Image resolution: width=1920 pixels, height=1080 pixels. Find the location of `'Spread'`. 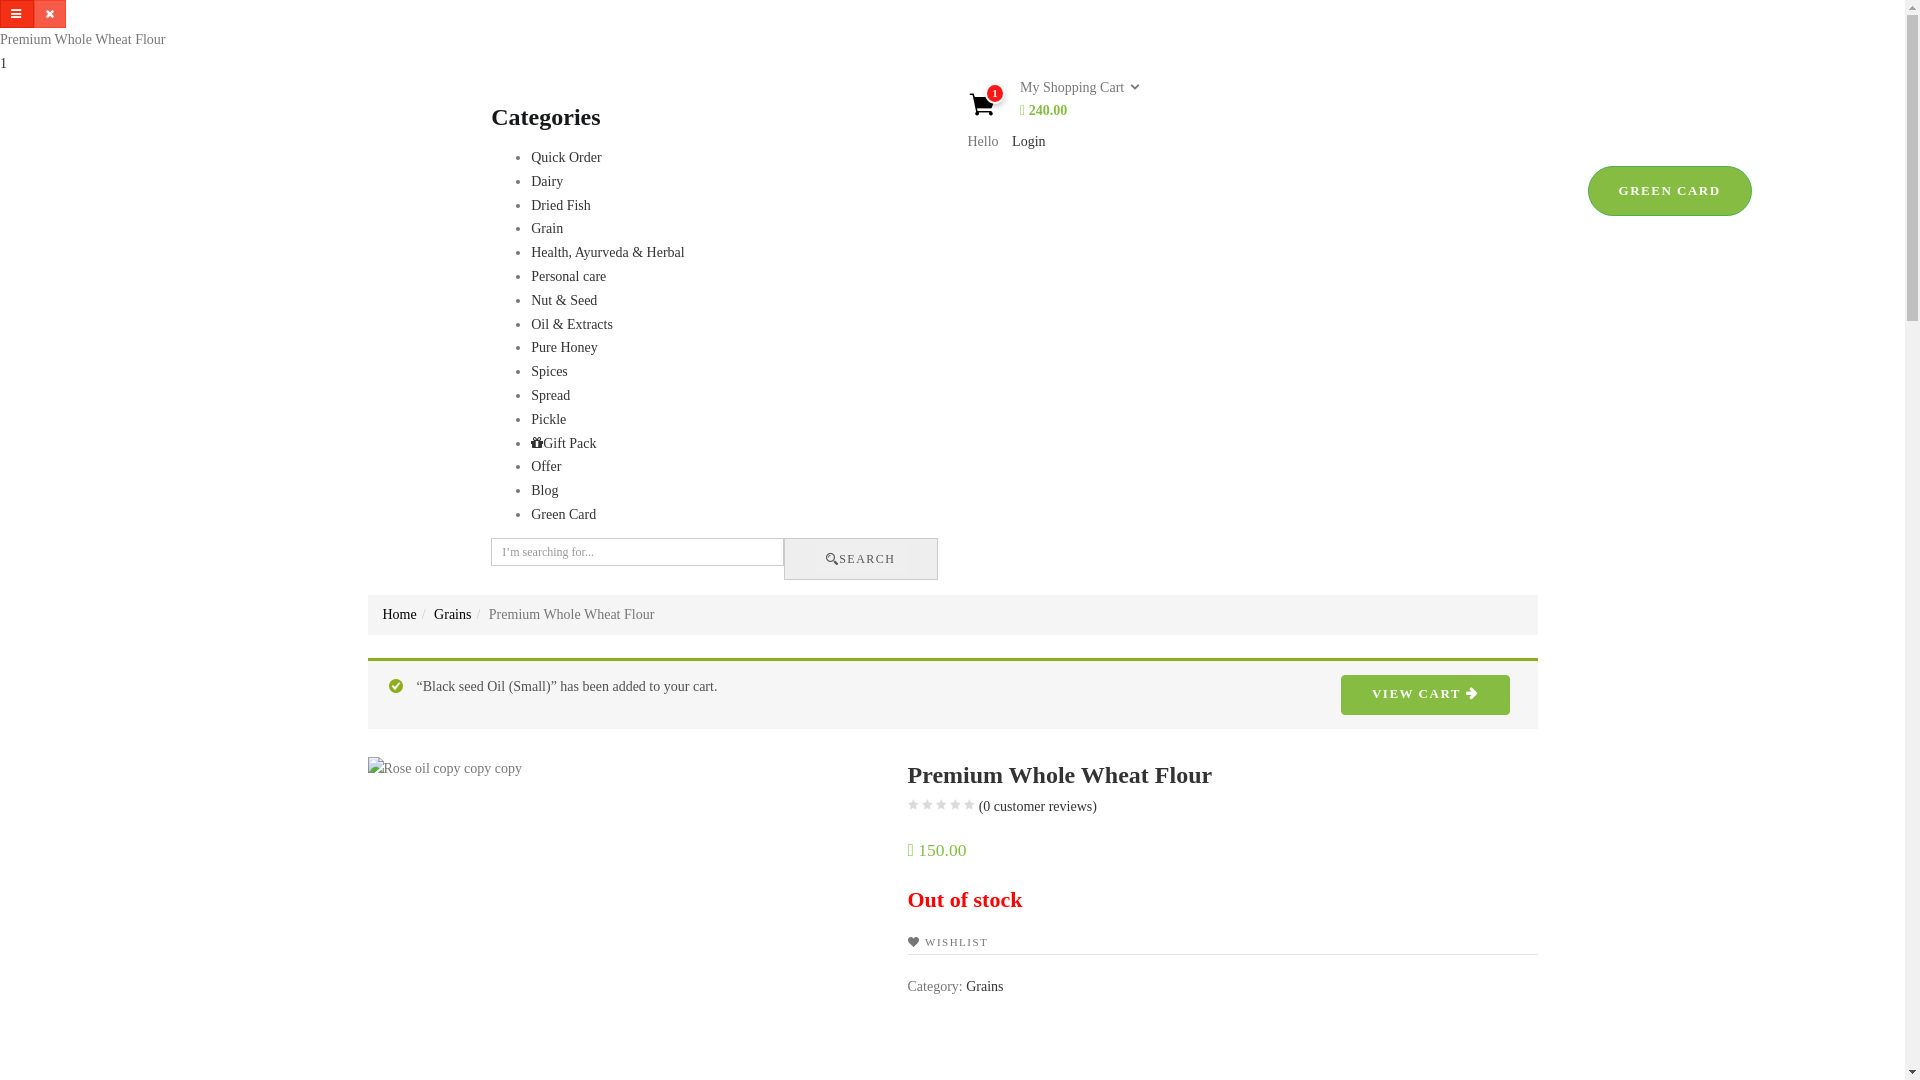

'Spread' is located at coordinates (550, 395).